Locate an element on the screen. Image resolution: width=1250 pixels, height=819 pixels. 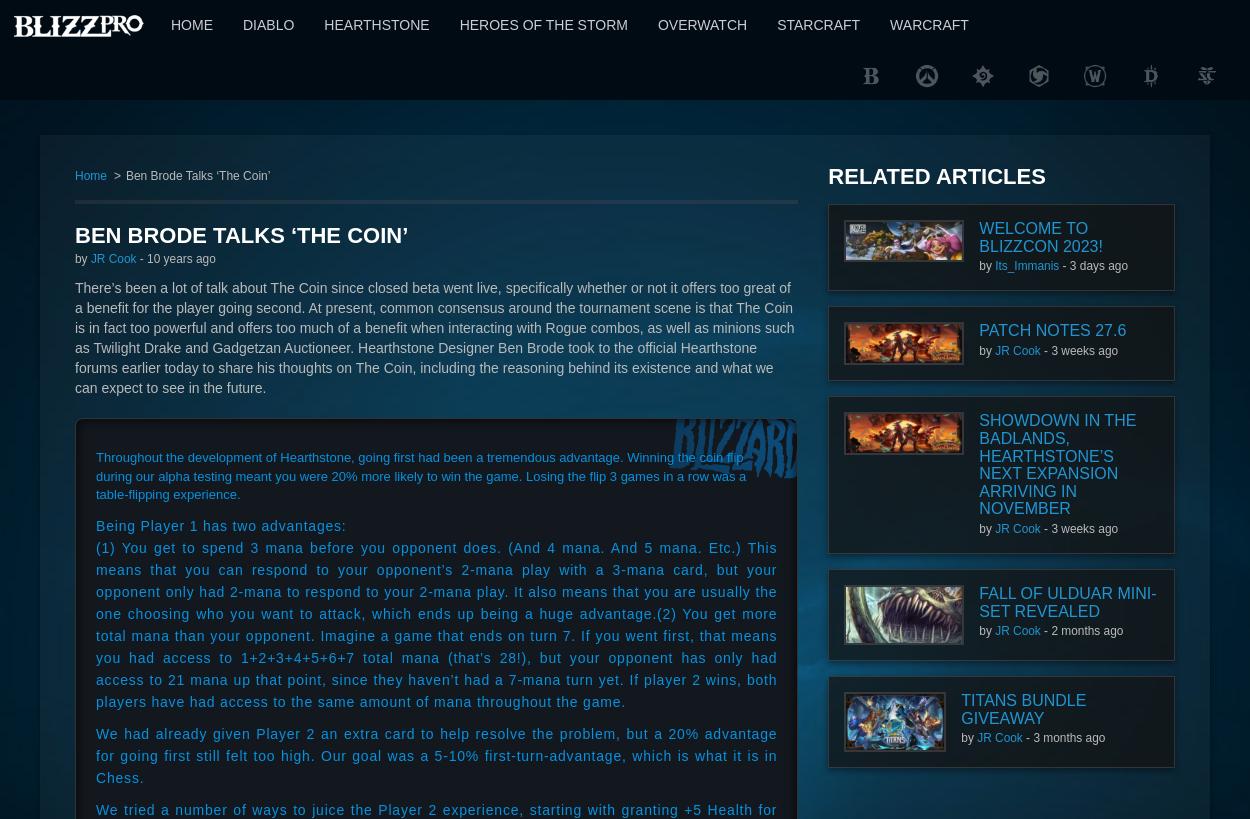
'Diablo' is located at coordinates (268, 23).